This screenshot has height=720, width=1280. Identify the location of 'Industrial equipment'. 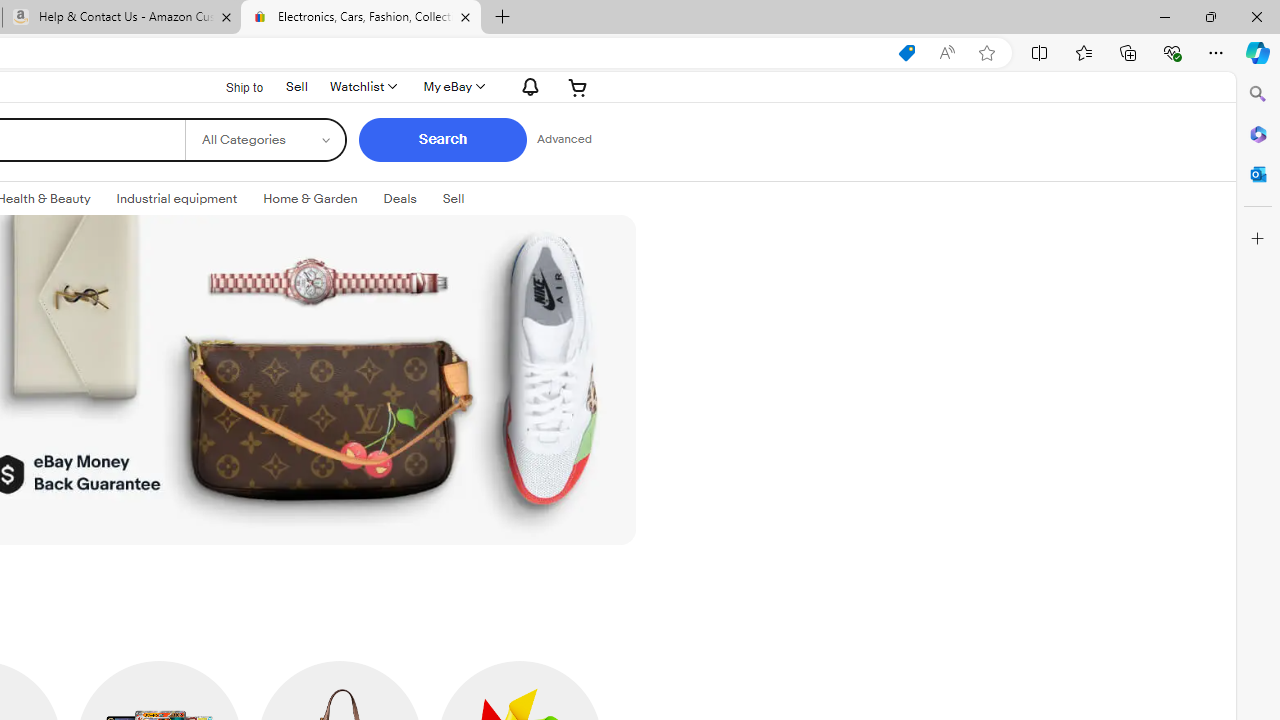
(177, 199).